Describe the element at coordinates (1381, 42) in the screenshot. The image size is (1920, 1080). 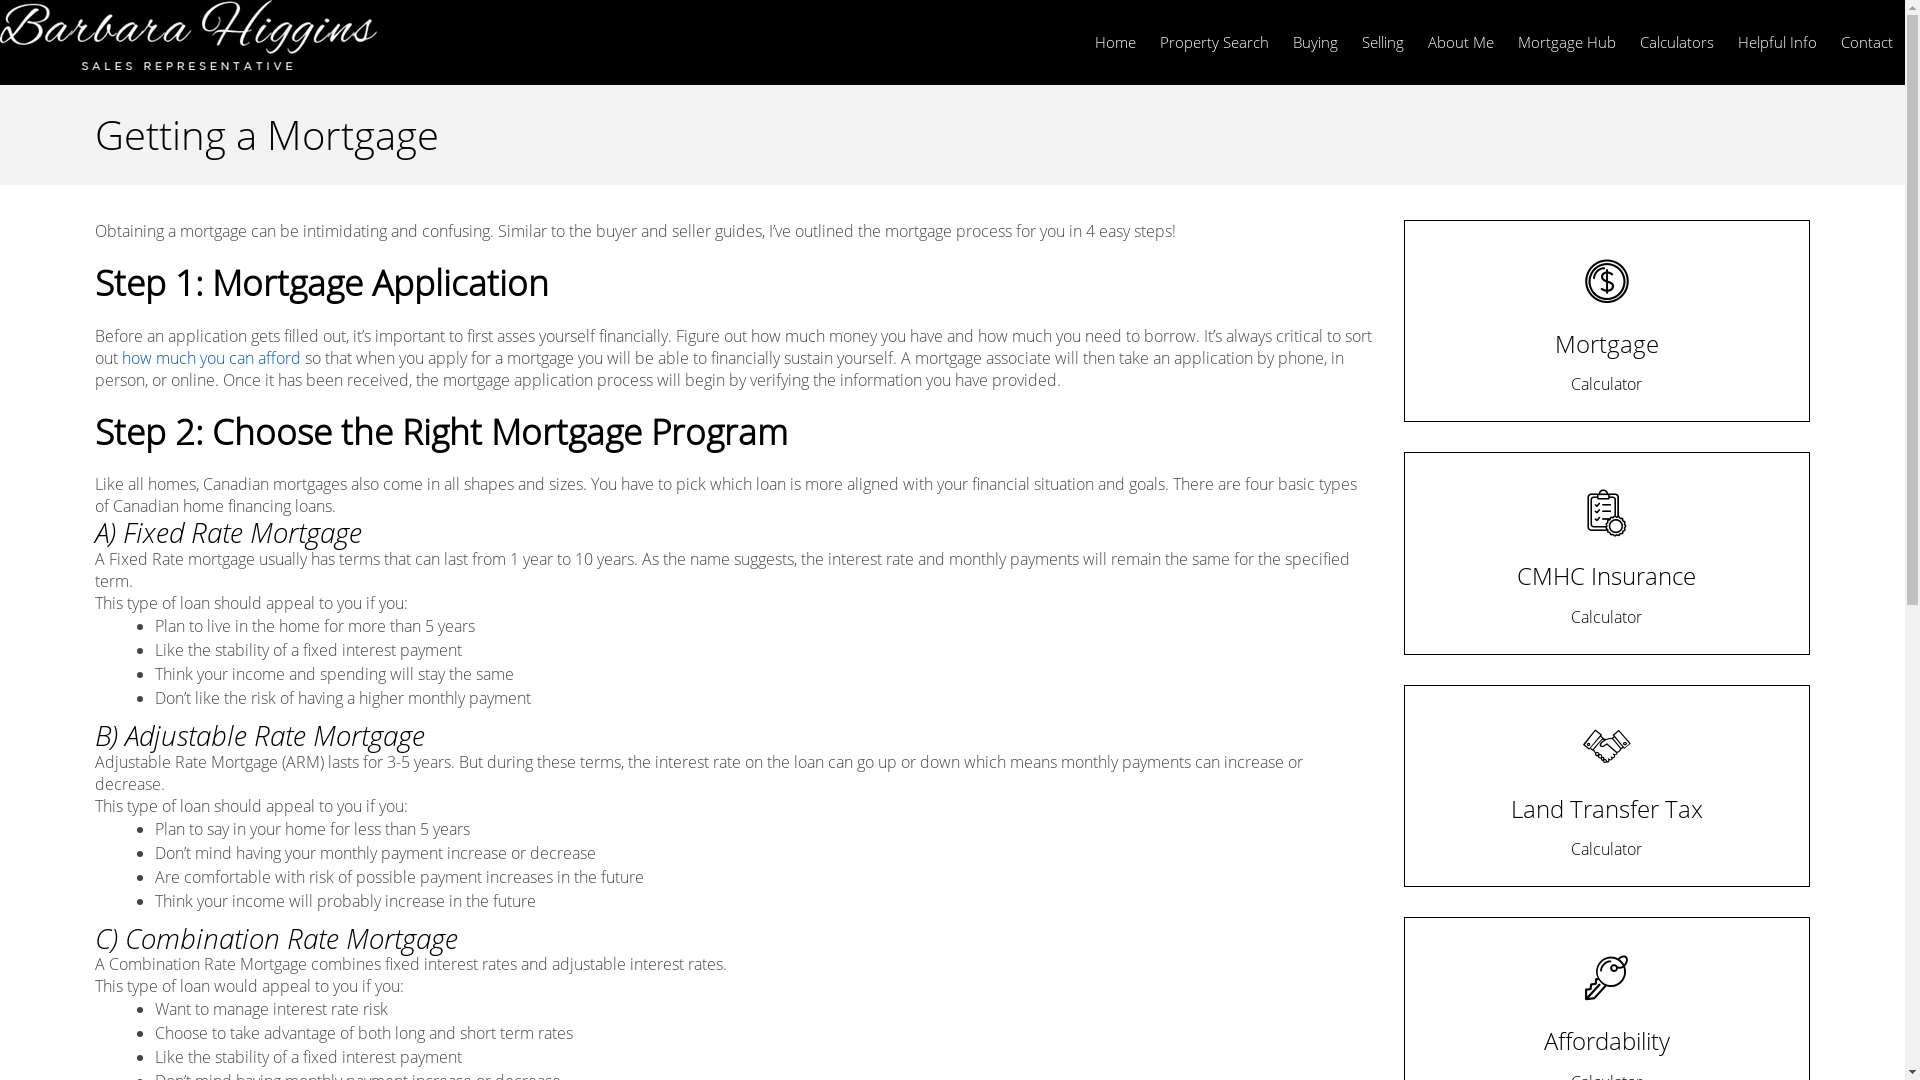
I see `'Selling'` at that location.